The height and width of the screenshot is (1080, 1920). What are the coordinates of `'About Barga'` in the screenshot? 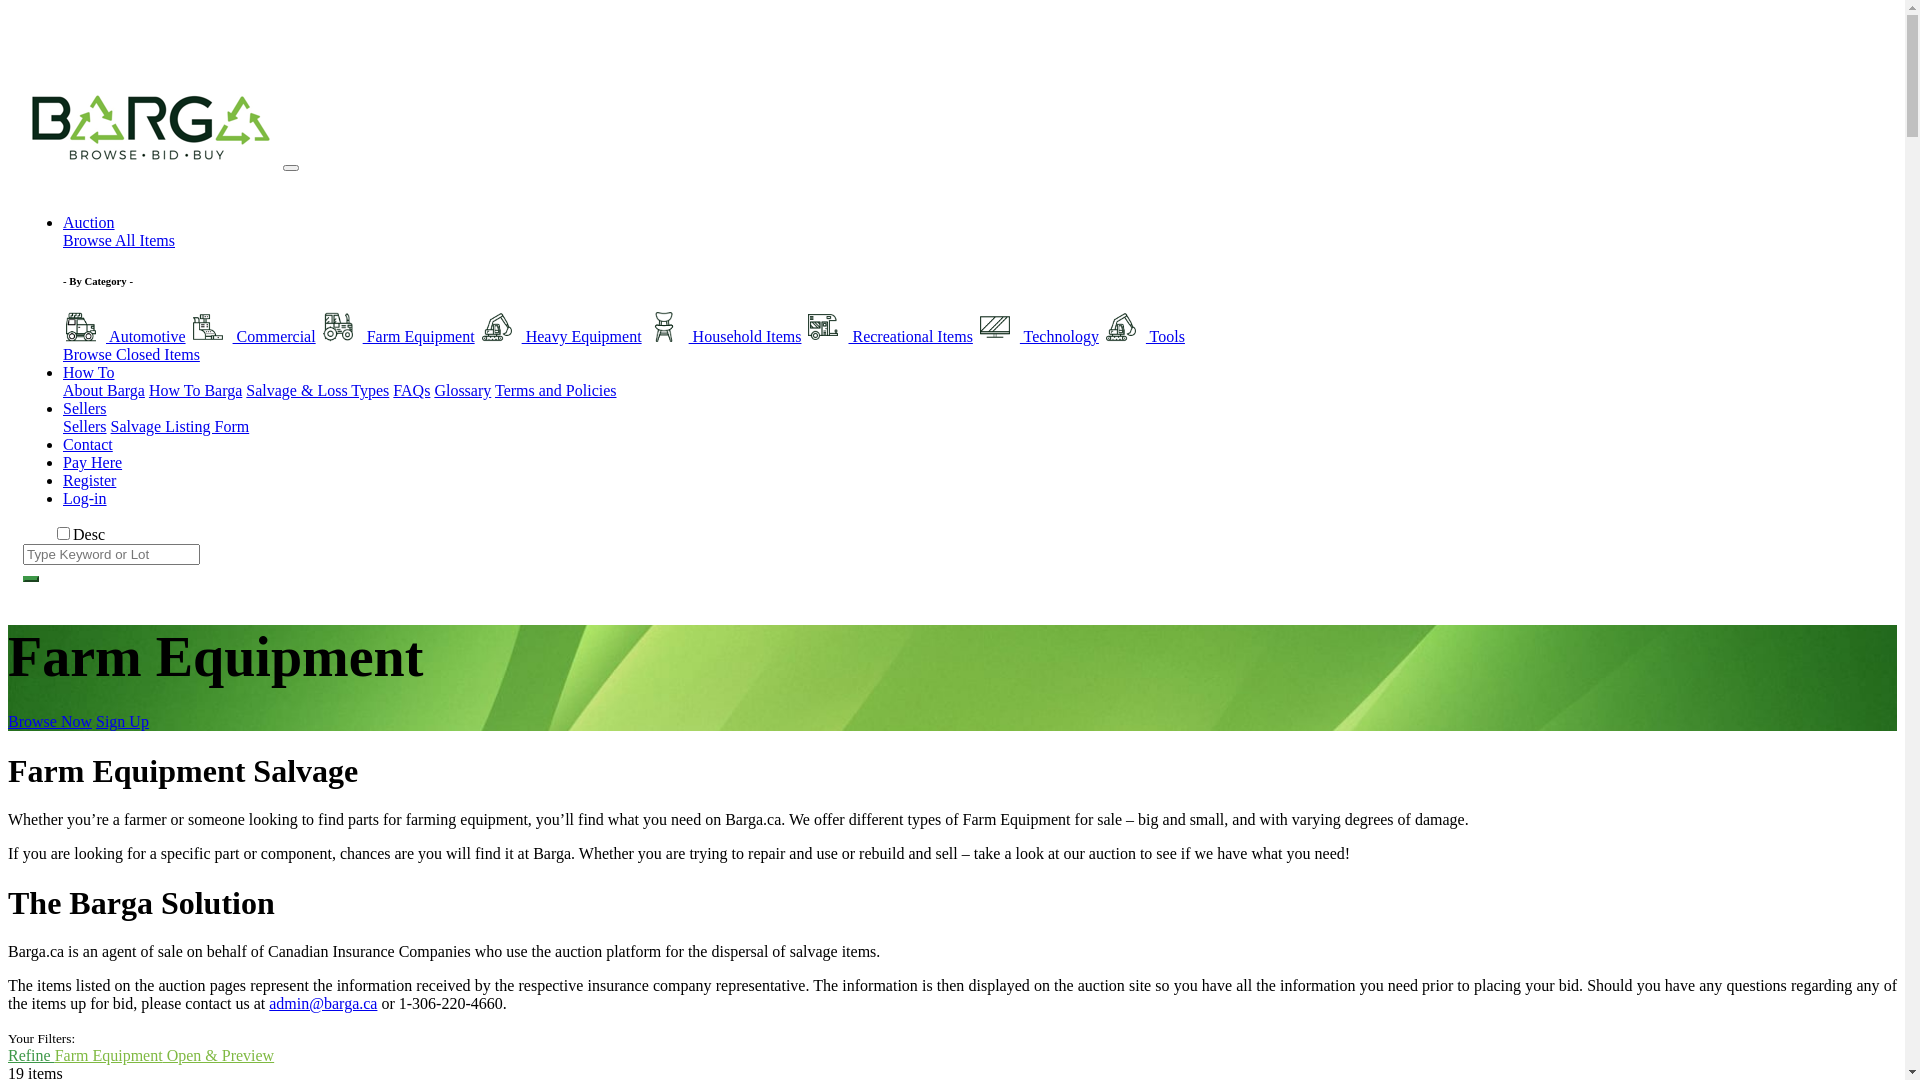 It's located at (103, 390).